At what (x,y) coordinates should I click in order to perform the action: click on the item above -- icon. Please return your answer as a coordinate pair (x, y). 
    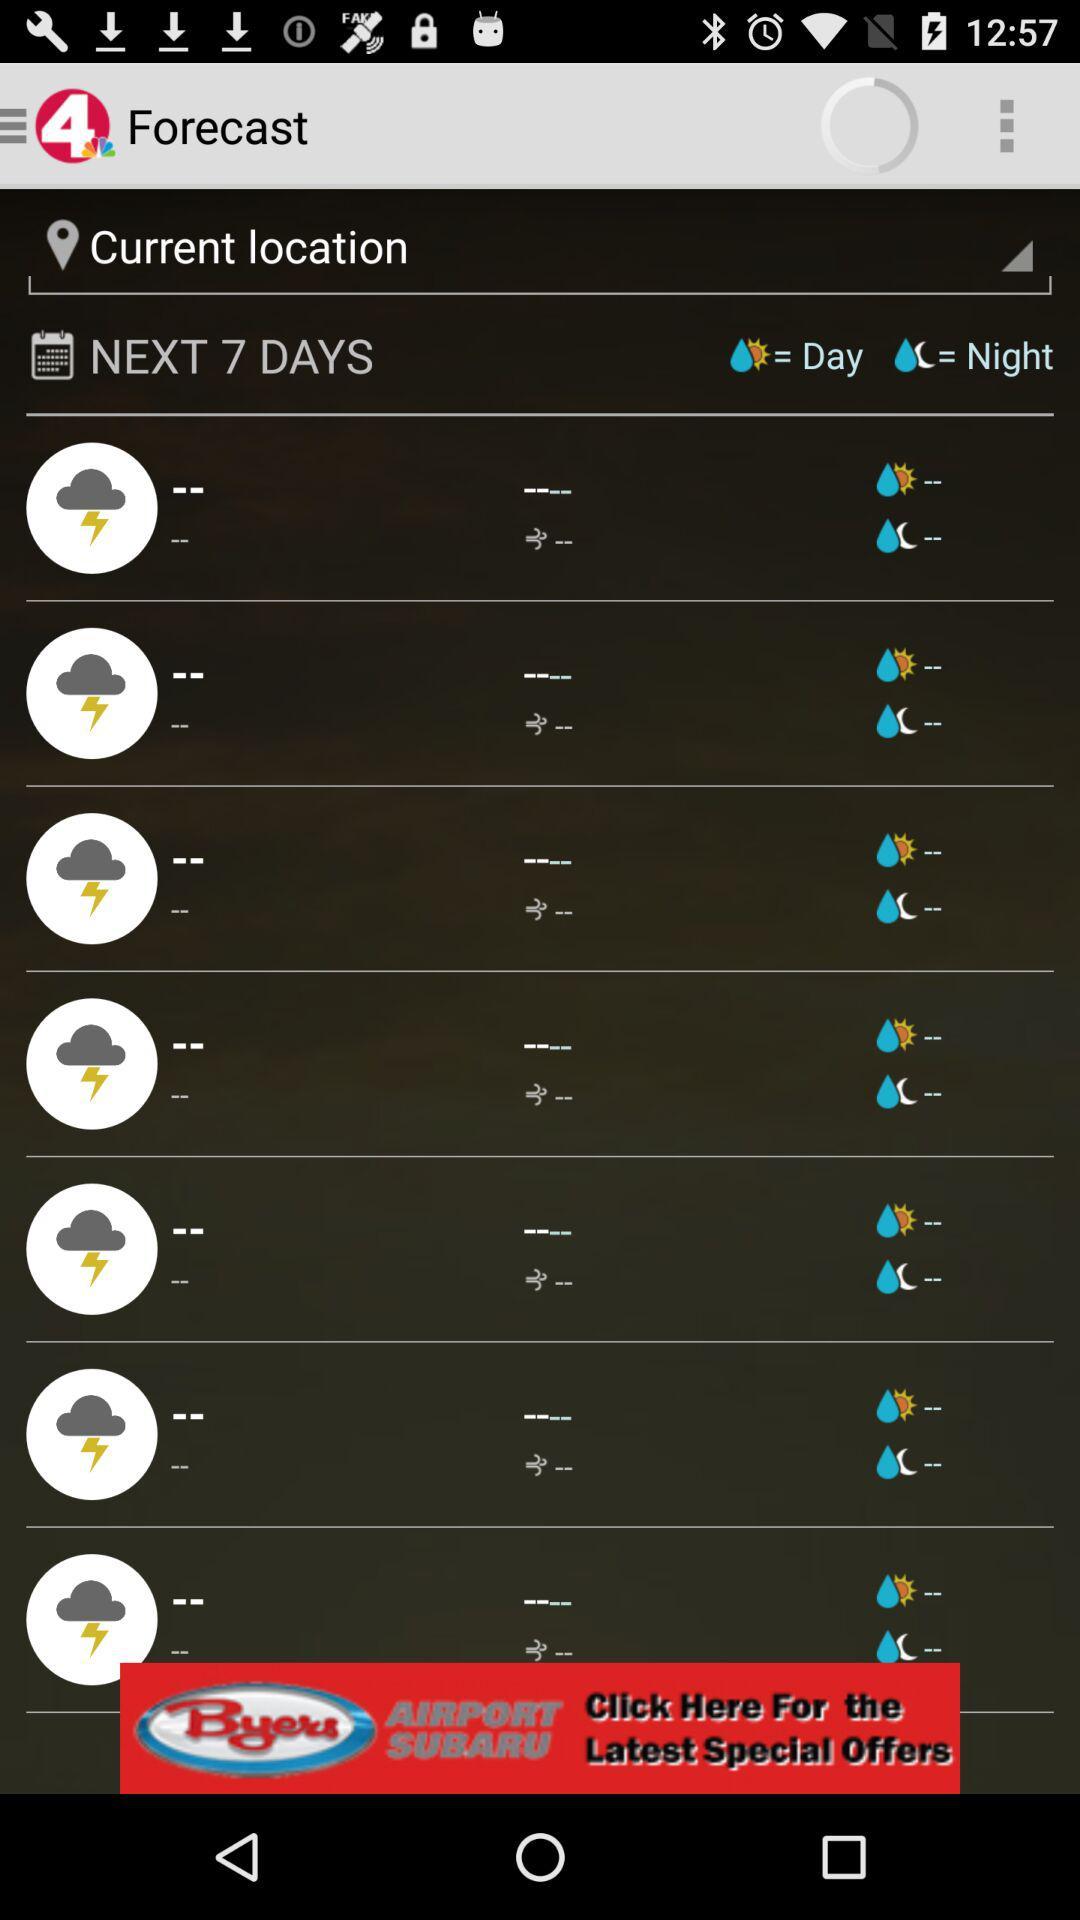
    Looking at the image, I should click on (188, 856).